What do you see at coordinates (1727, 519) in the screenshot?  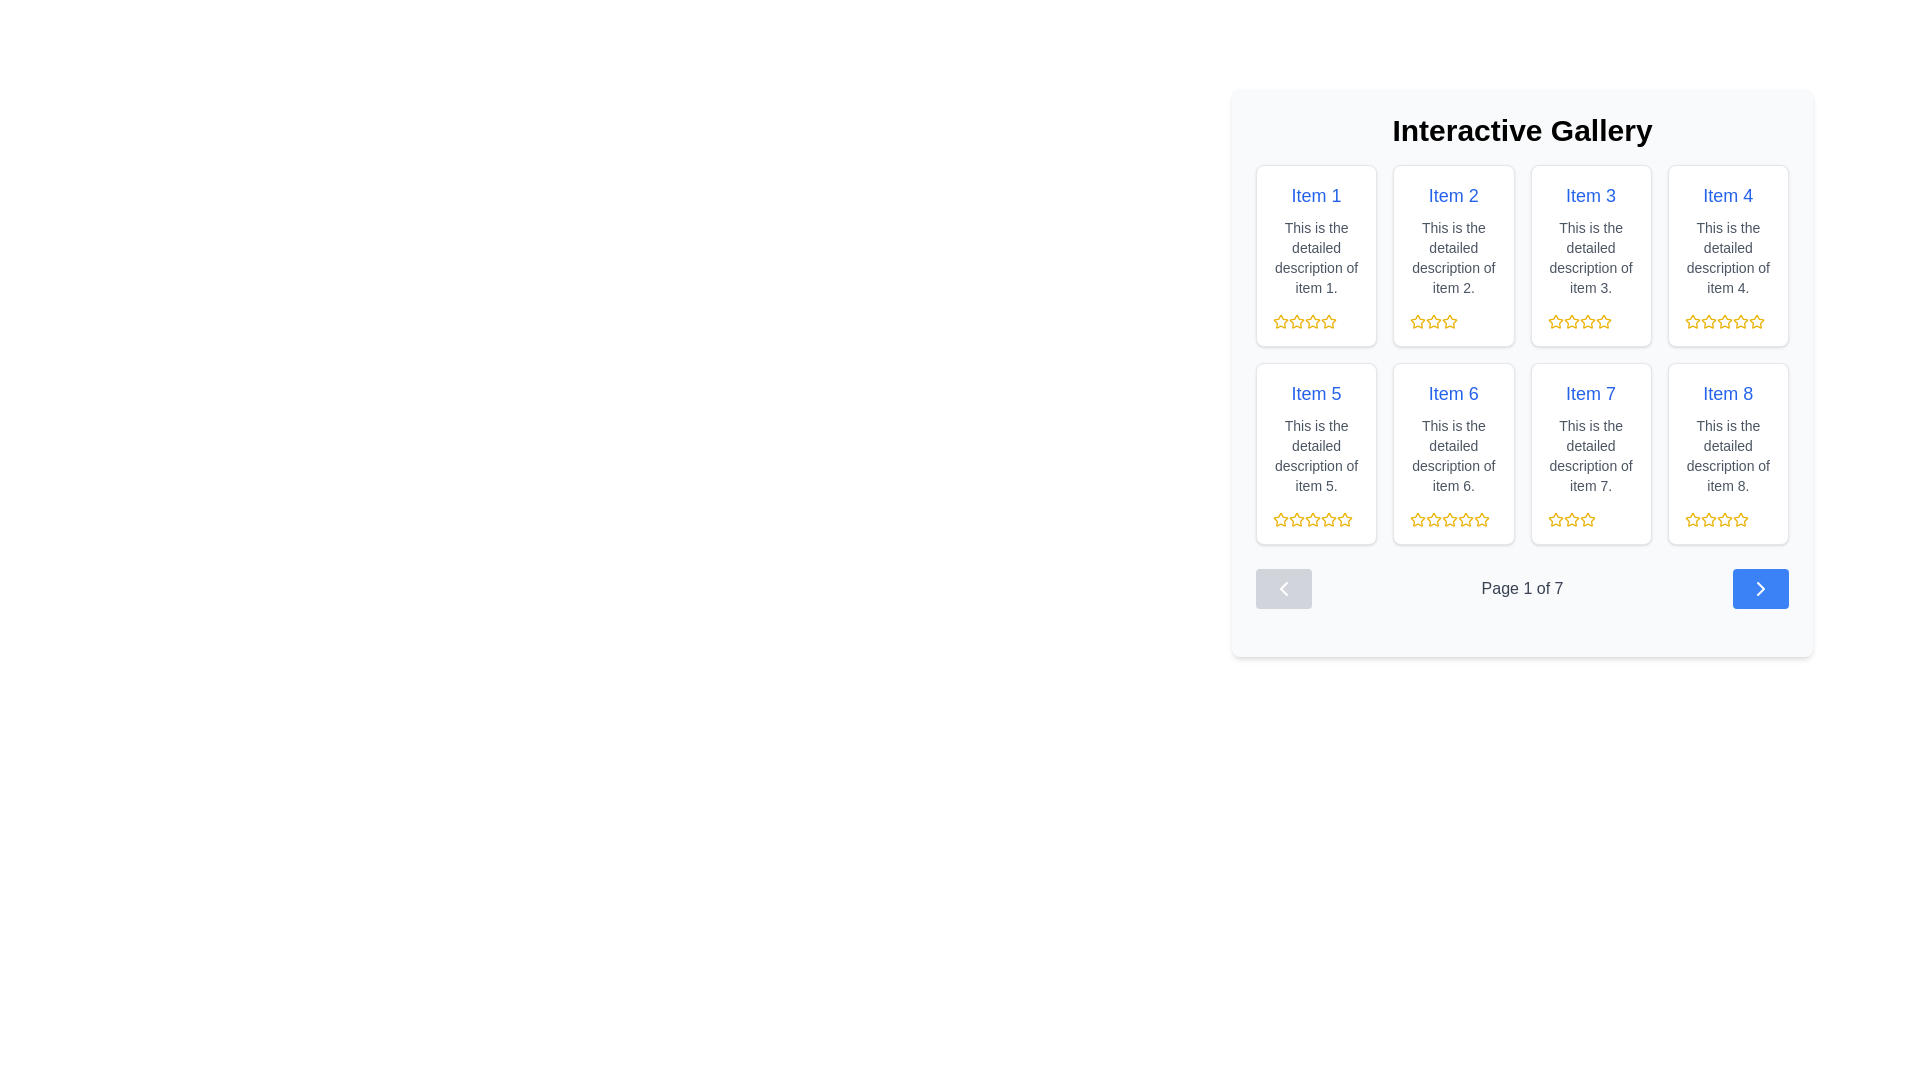 I see `the rating stars component for 'Item 8'` at bounding box center [1727, 519].